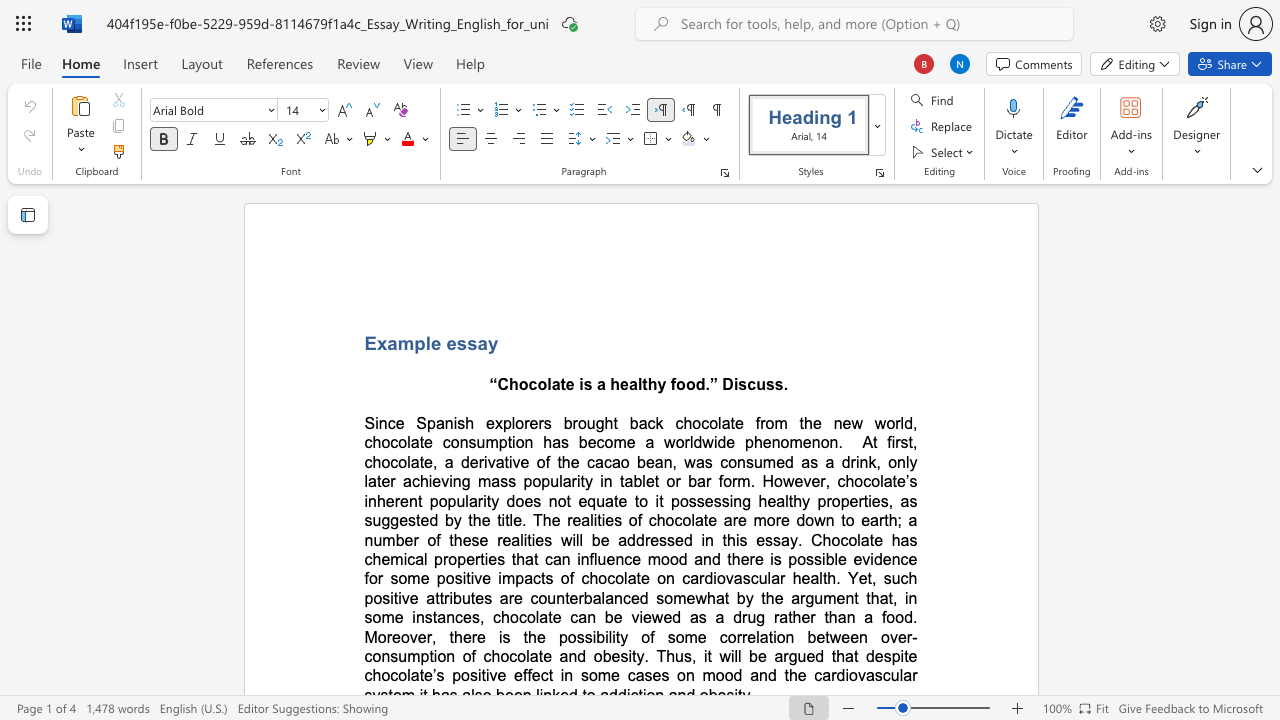 This screenshot has width=1280, height=720. I want to click on the 1th character "b" in the text, so click(567, 422).